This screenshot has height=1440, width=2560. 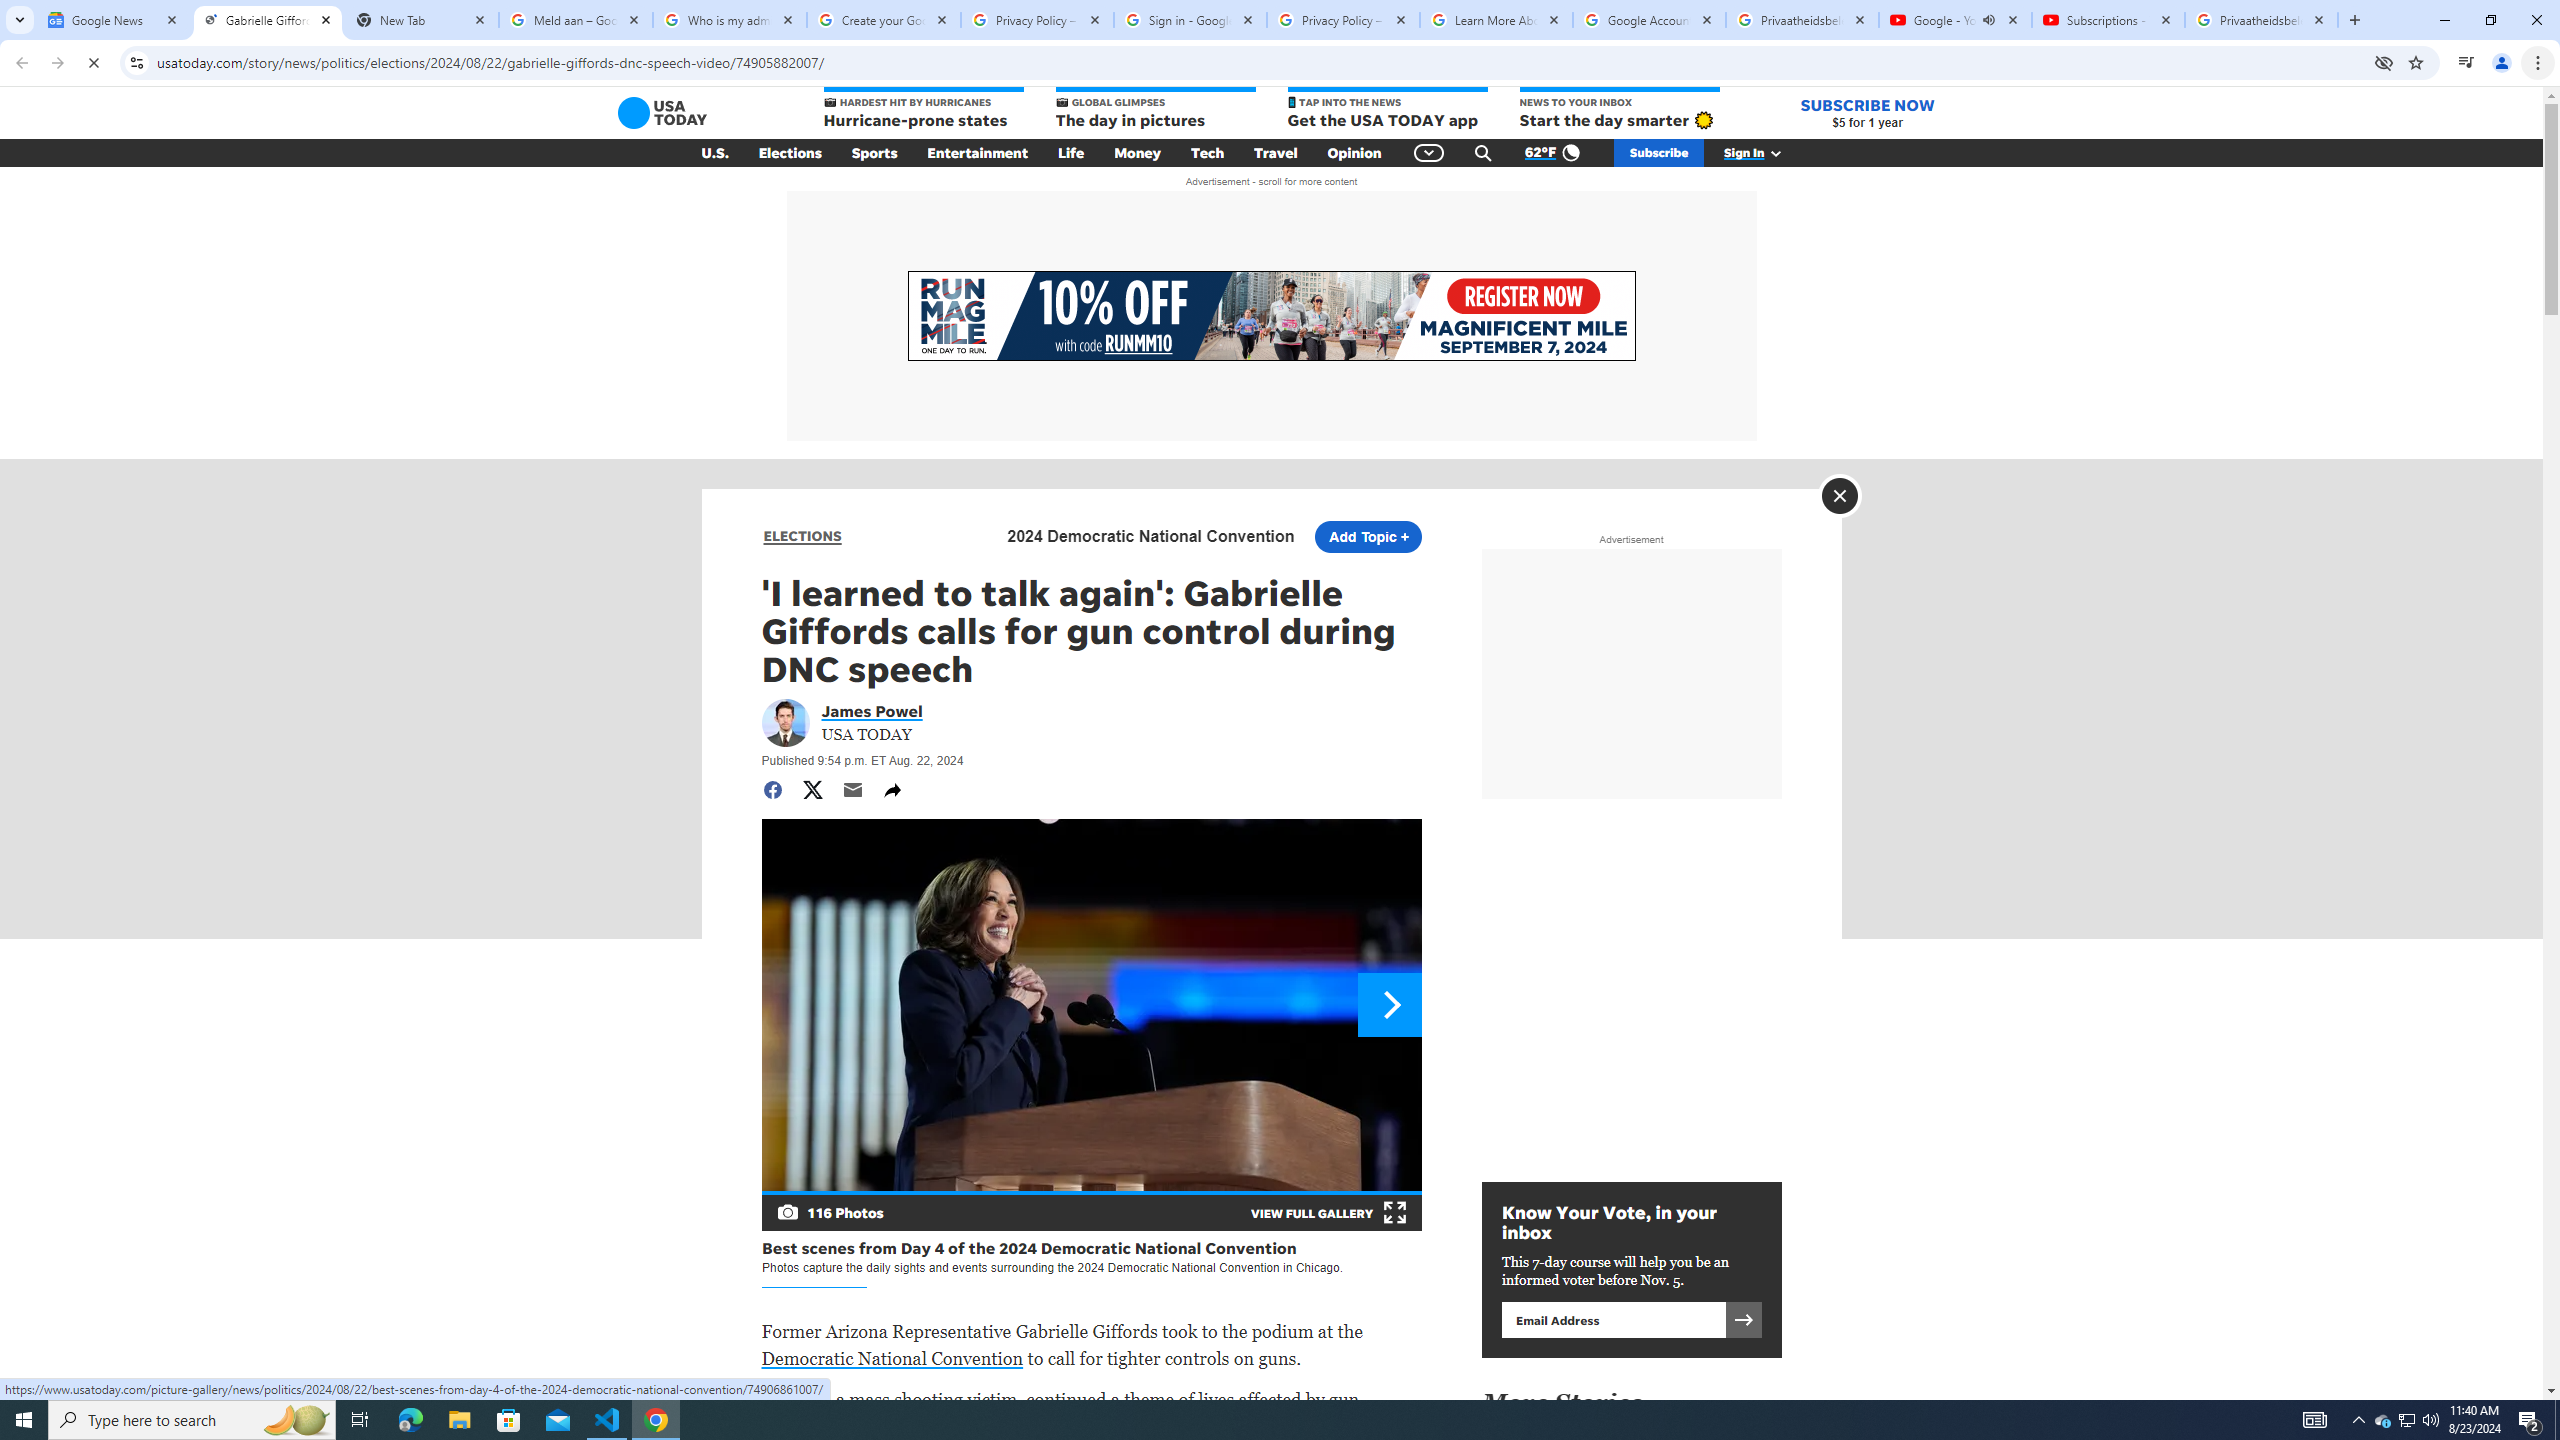 What do you see at coordinates (1275, 153) in the screenshot?
I see `'Travel'` at bounding box center [1275, 153].